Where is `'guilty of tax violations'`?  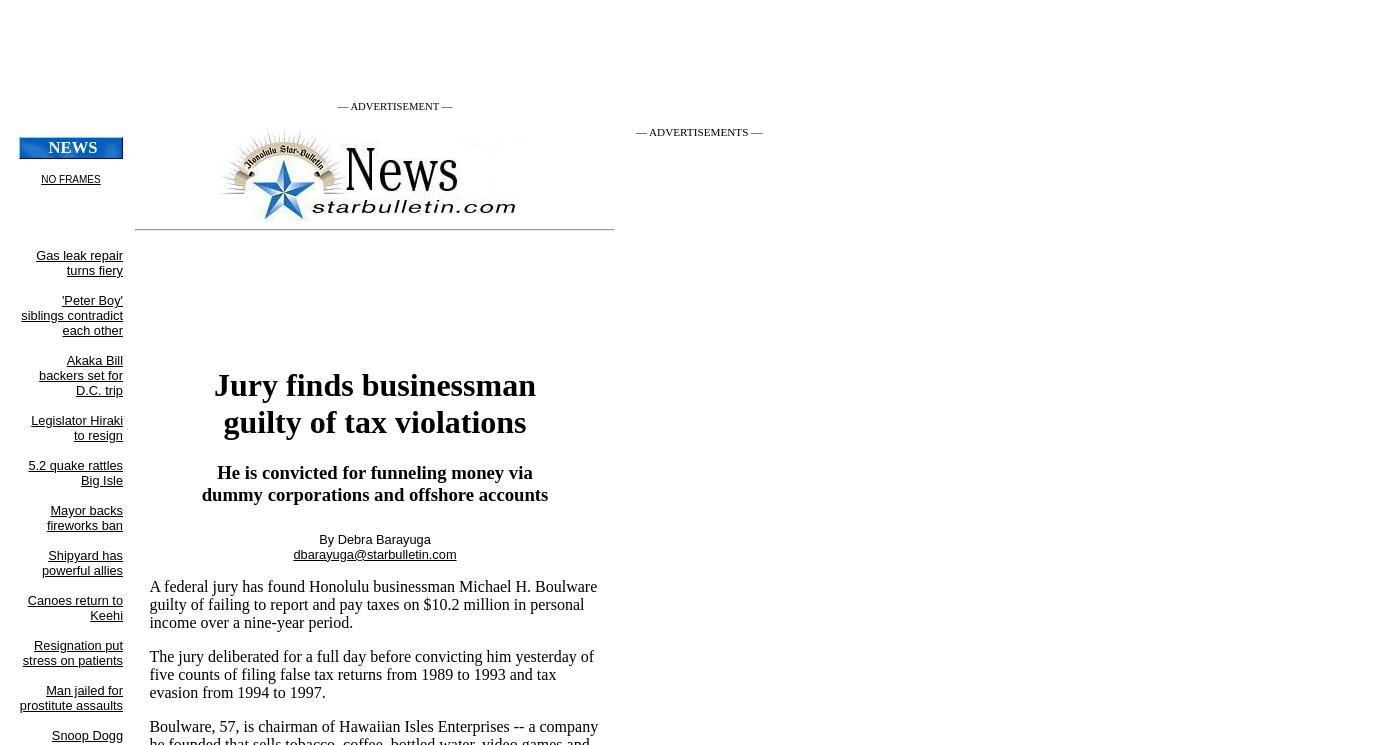
'guilty of tax violations' is located at coordinates (223, 420).